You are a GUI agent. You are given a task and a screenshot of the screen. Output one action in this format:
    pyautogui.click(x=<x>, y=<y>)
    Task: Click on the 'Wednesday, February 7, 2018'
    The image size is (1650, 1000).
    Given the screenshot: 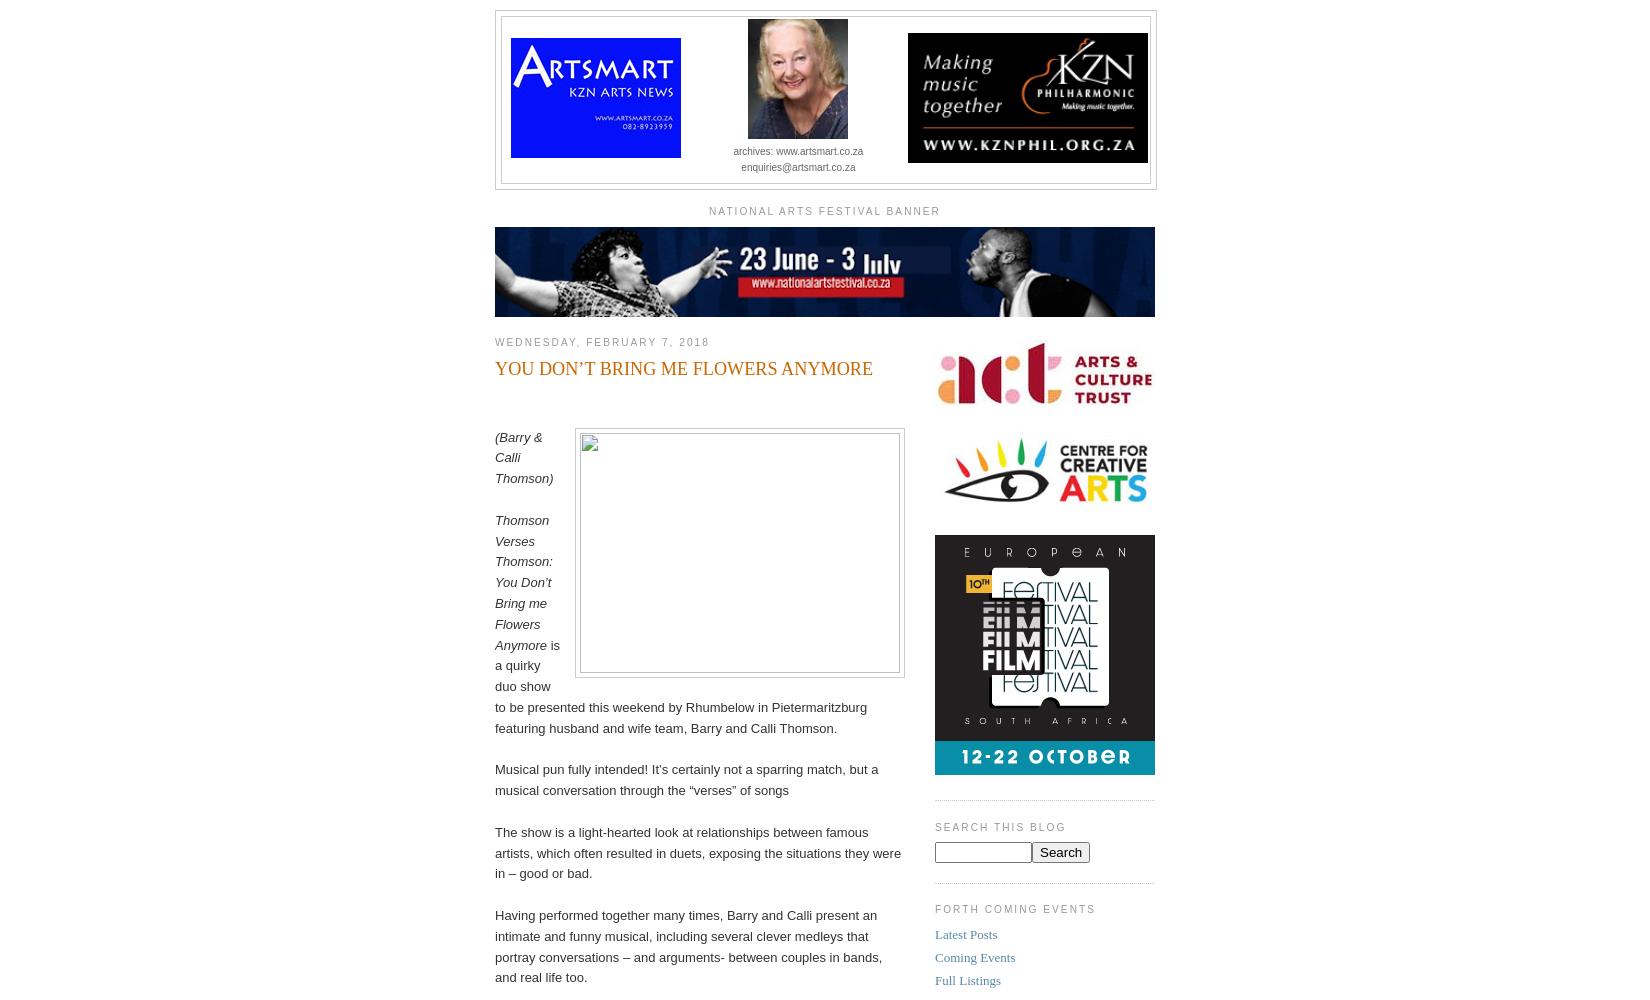 What is the action you would take?
    pyautogui.click(x=600, y=340)
    